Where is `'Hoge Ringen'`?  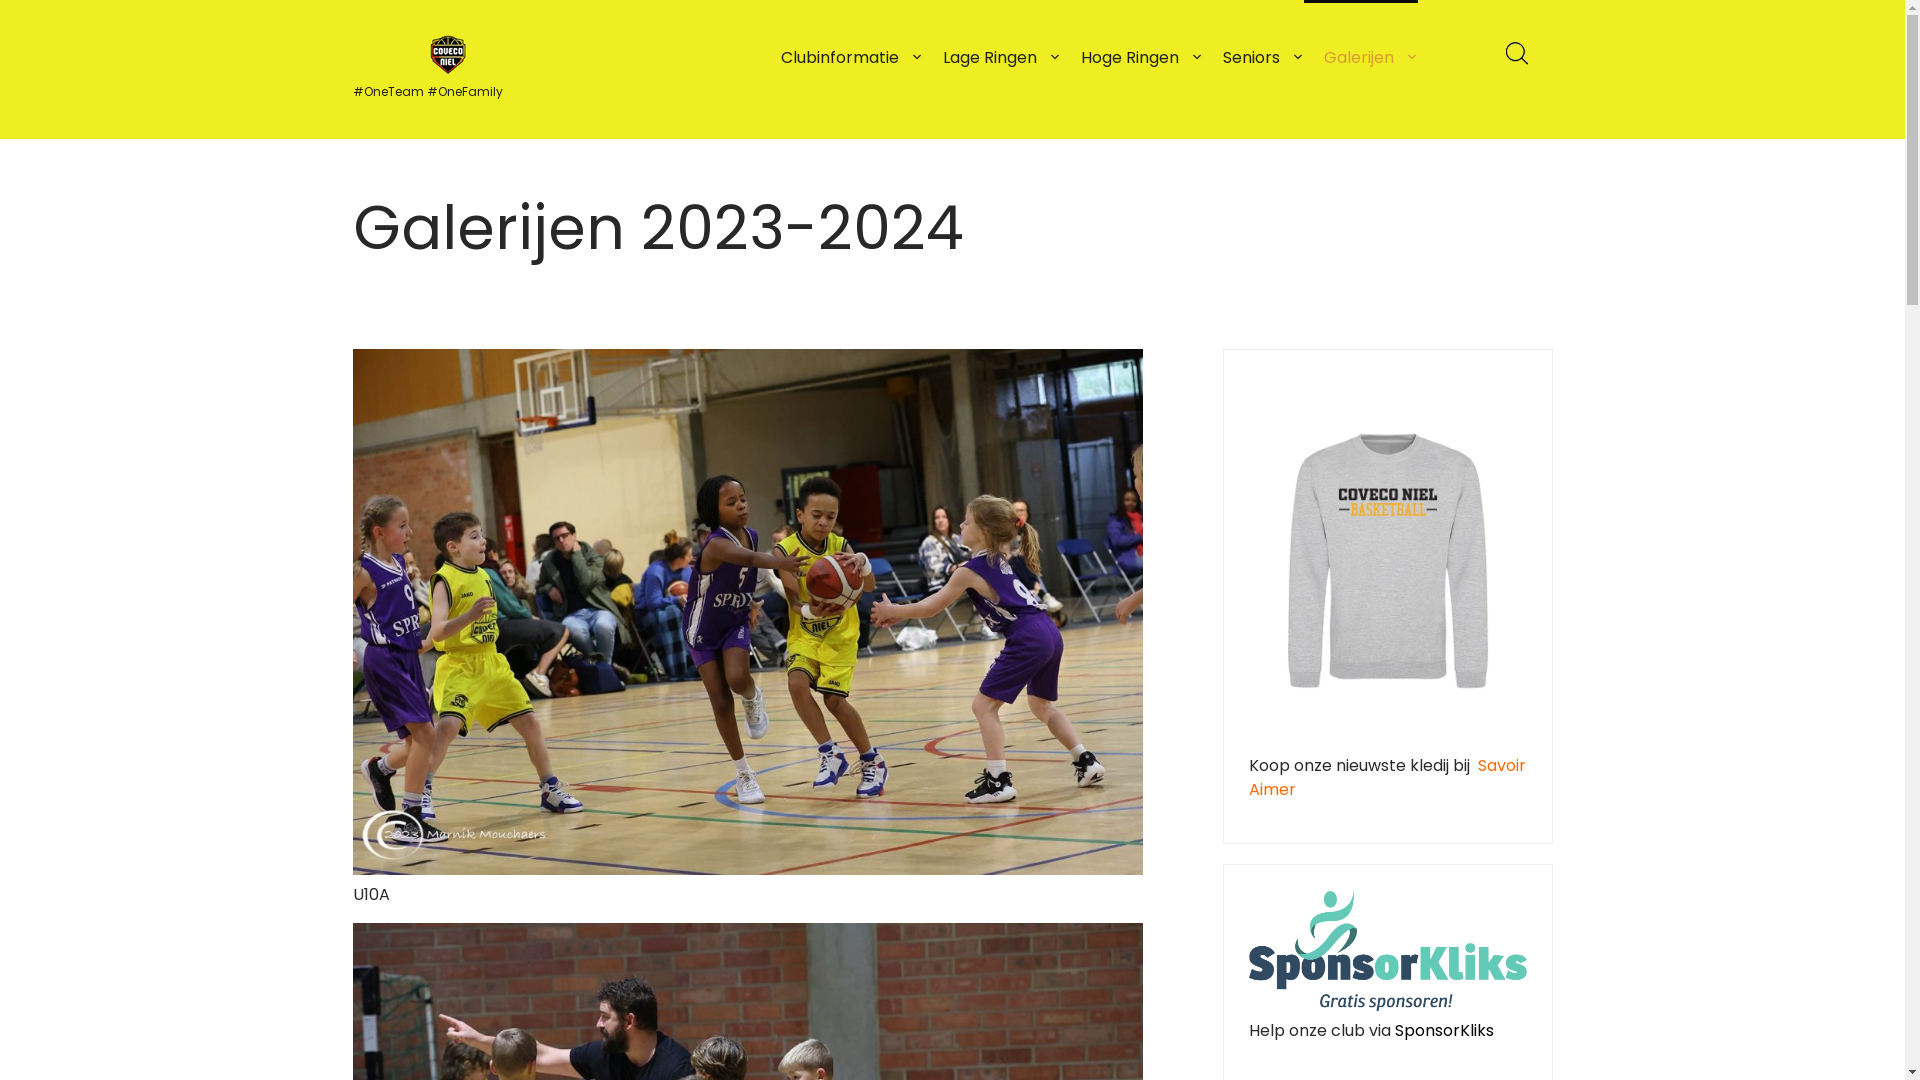 'Hoge Ringen' is located at coordinates (1131, 56).